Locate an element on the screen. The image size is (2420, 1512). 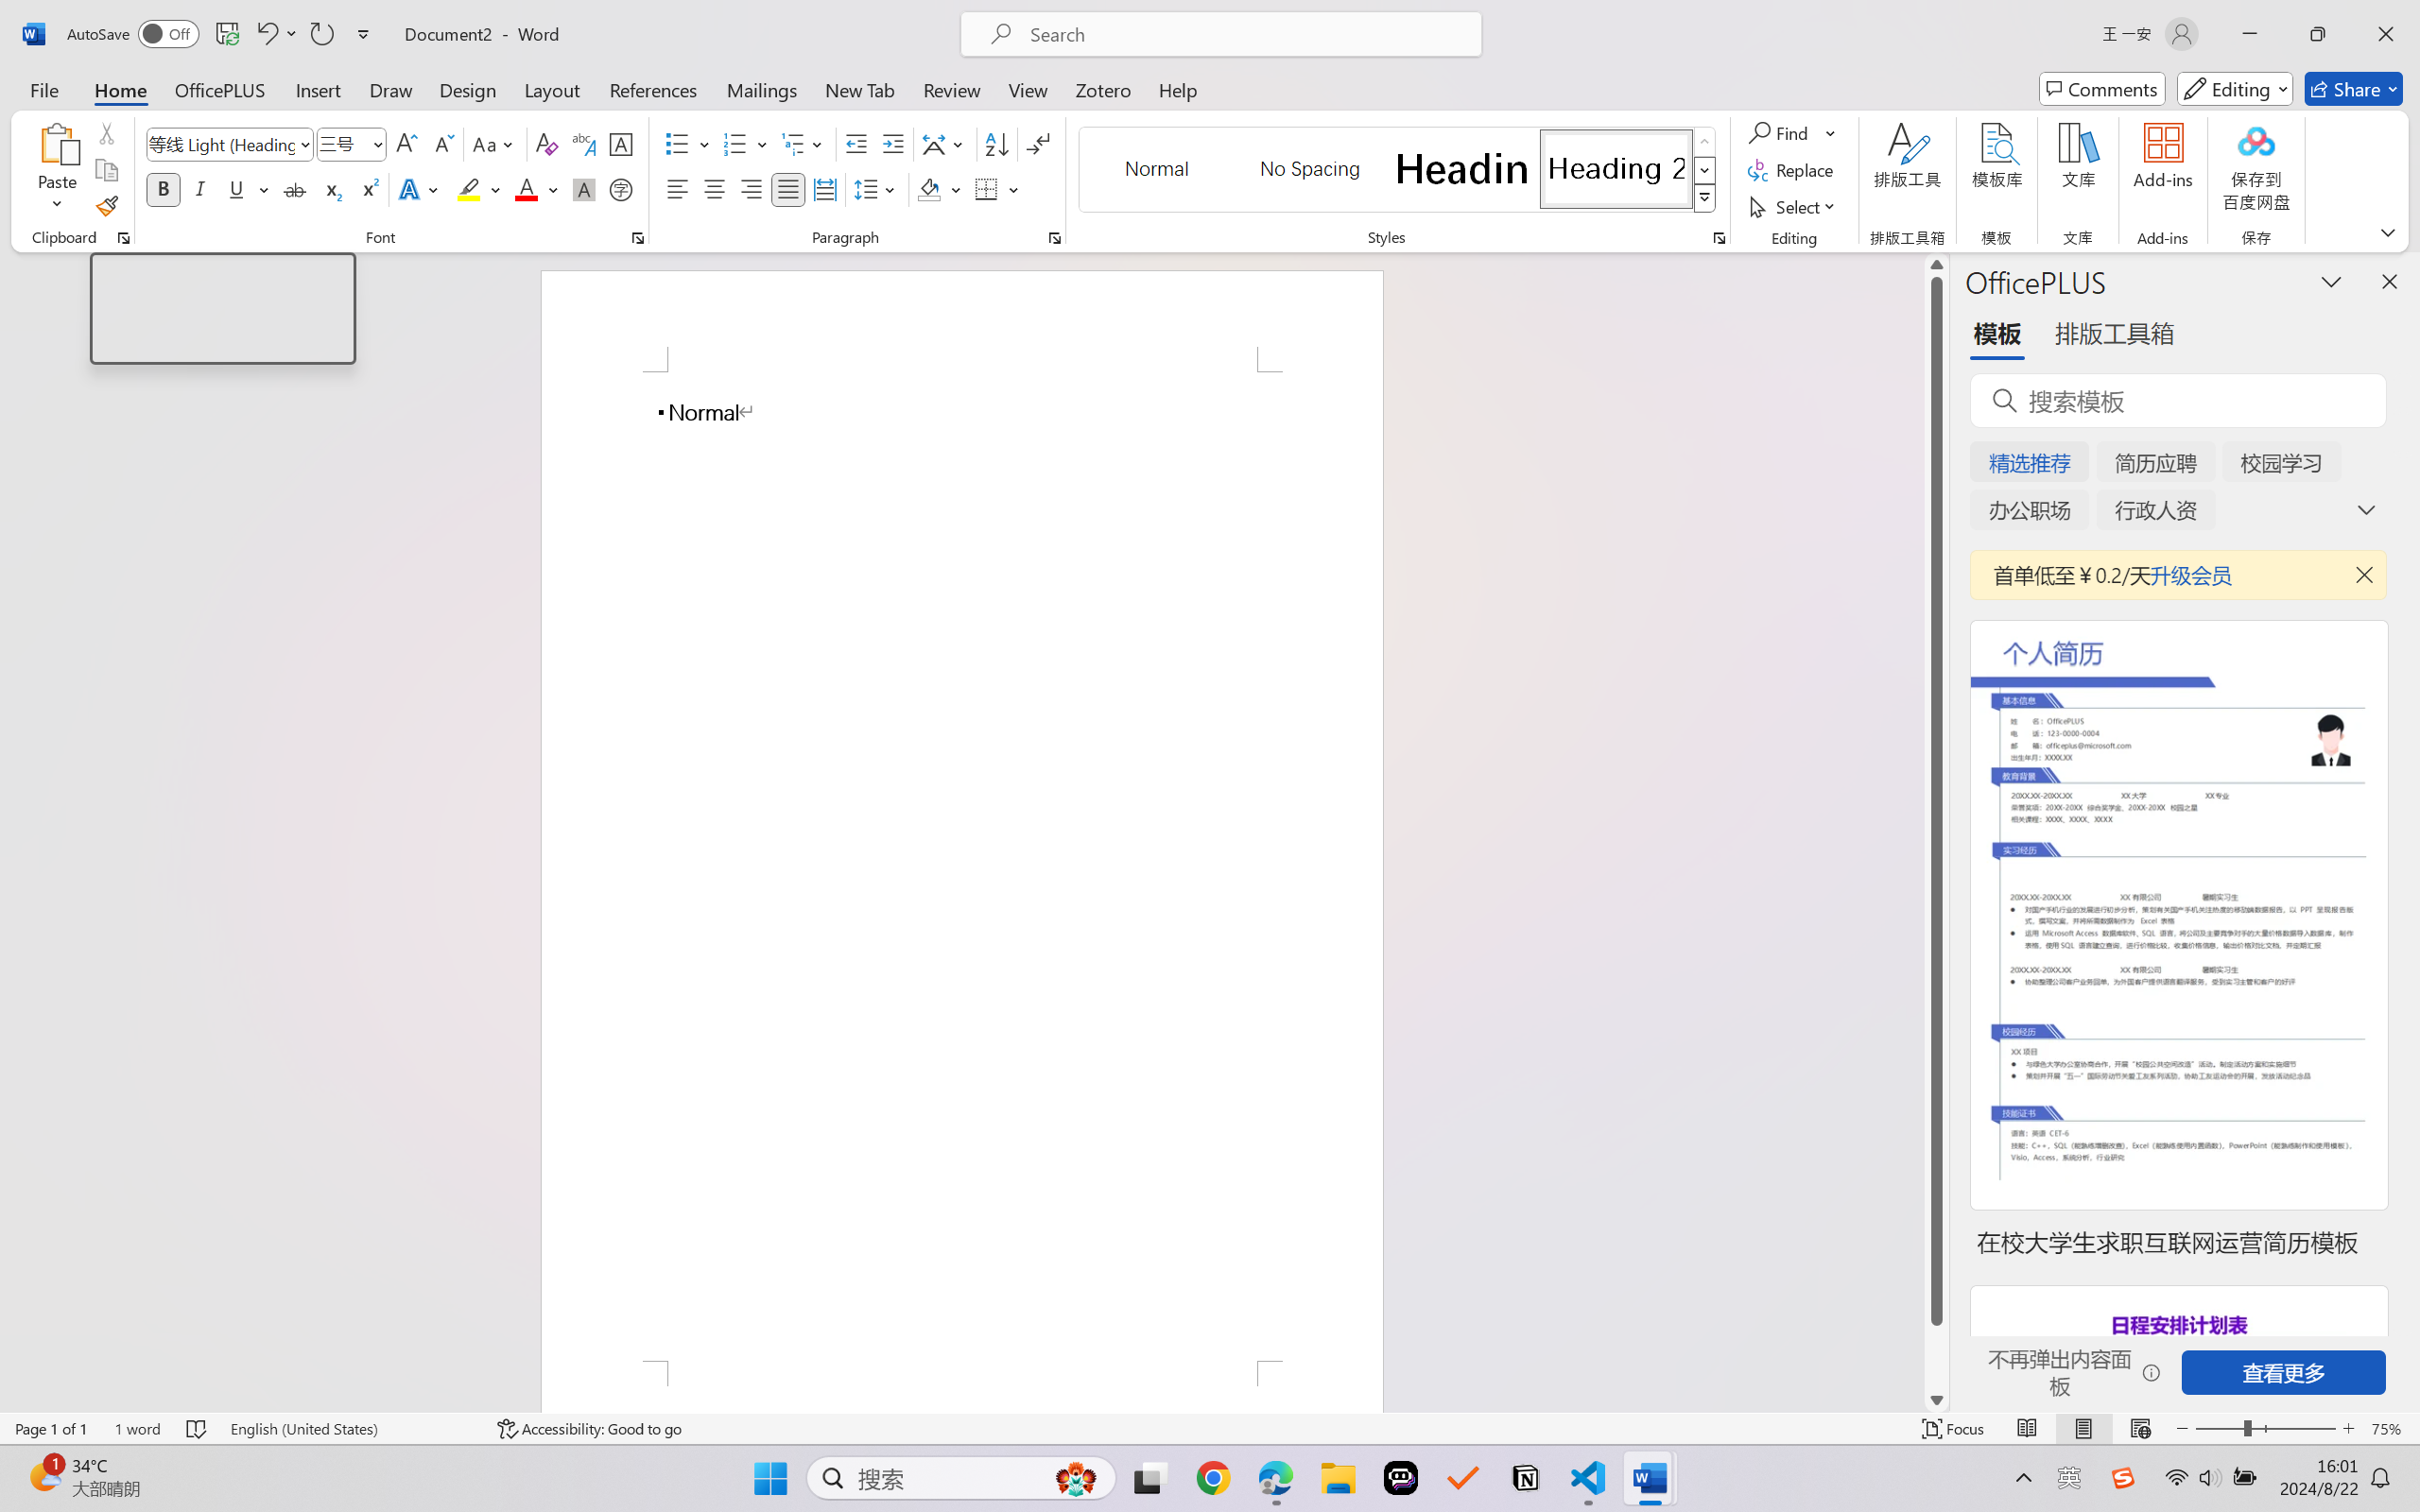
'Zoom In' is located at coordinates (2348, 1428).